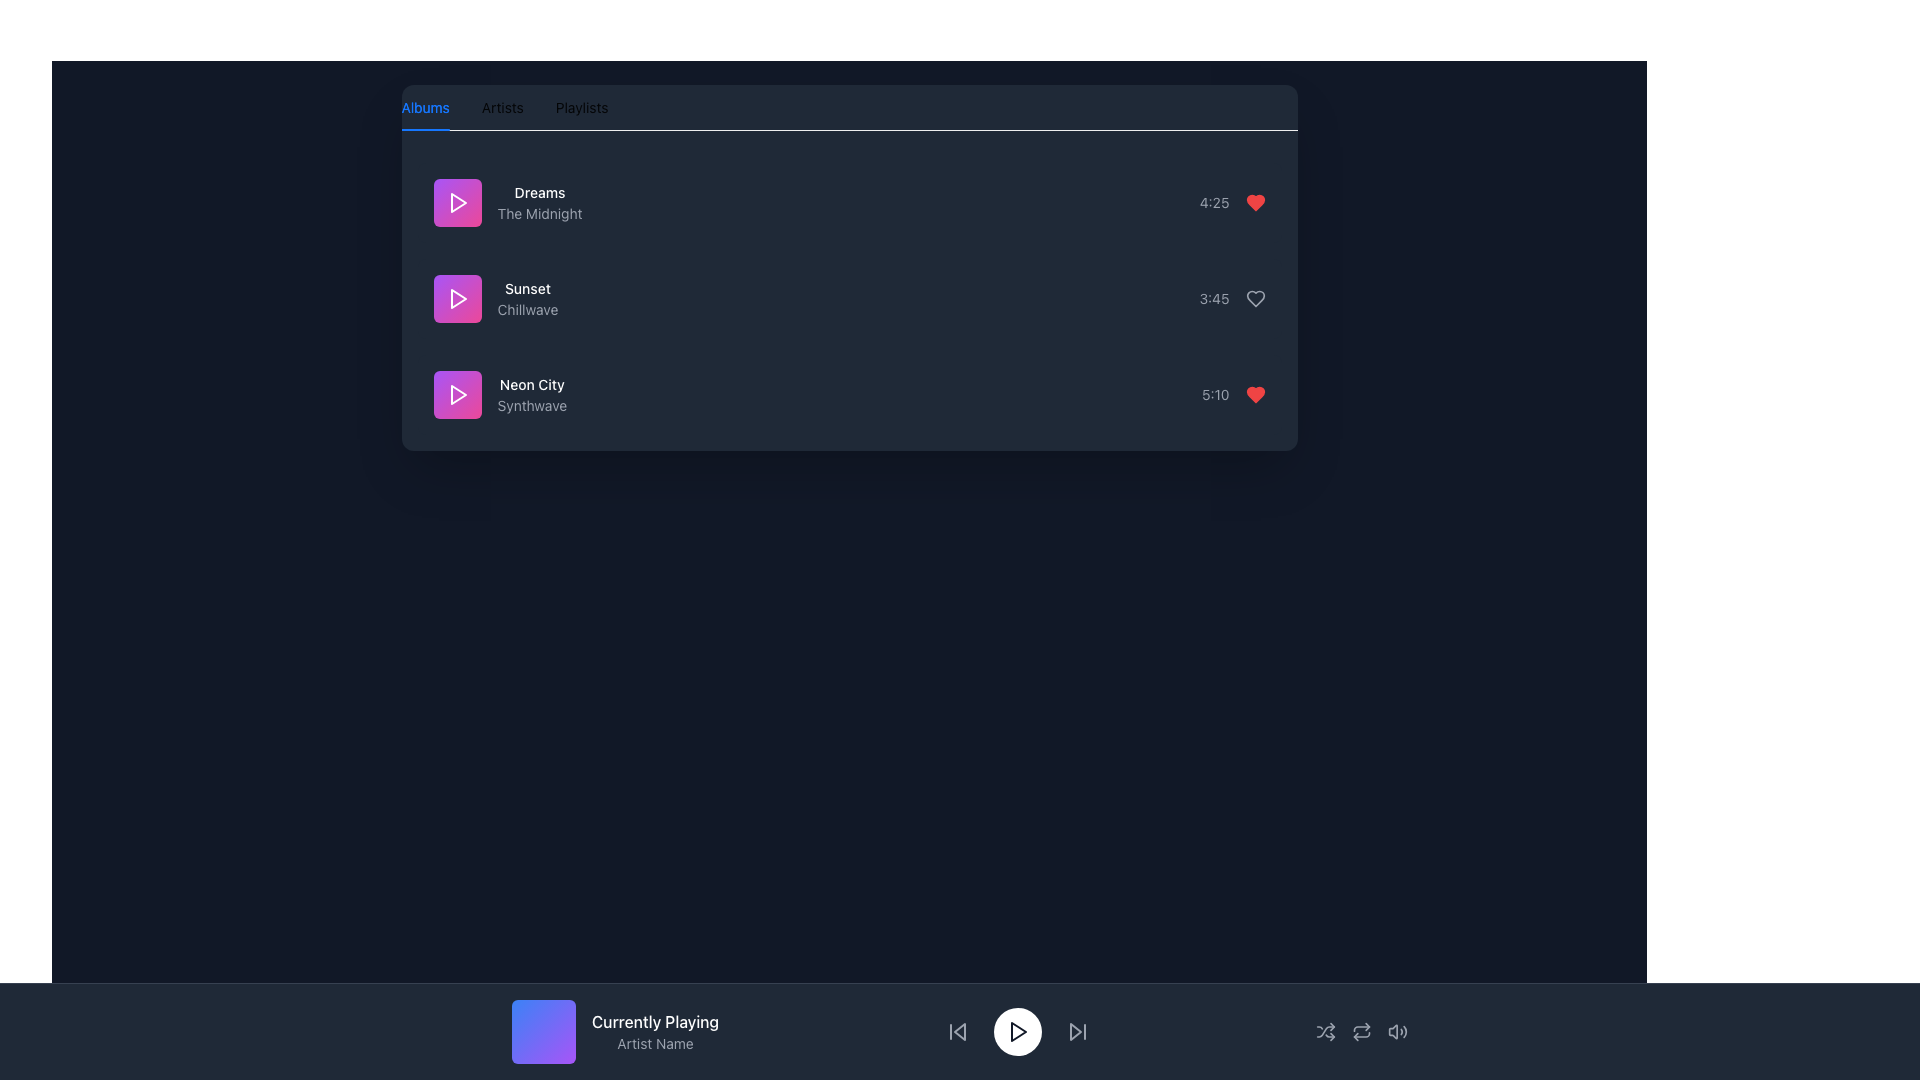 The width and height of the screenshot is (1920, 1080). What do you see at coordinates (457, 299) in the screenshot?
I see `the playback icon for the 'Sunset' track located in the second item of the playlist to initiate playback` at bounding box center [457, 299].